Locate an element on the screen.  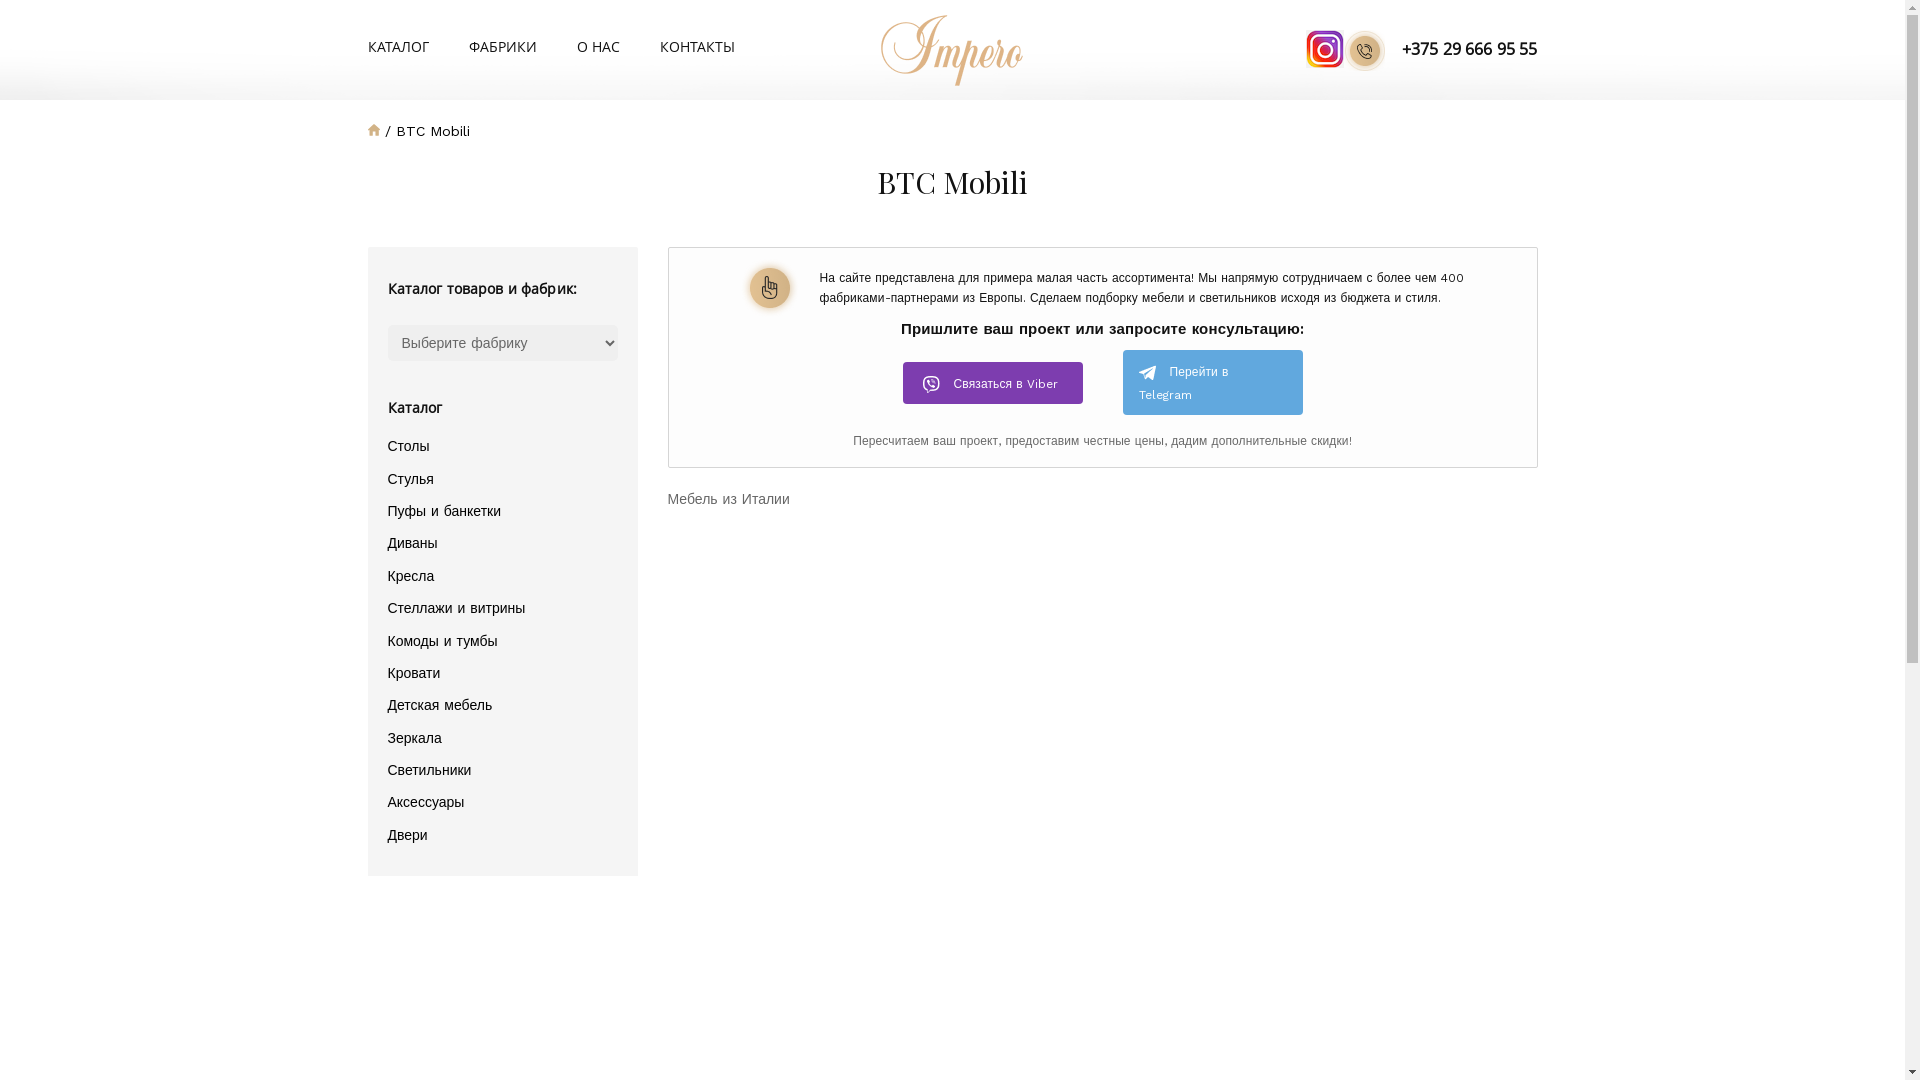
'+375 29 666 95 55' is located at coordinates (1440, 49).